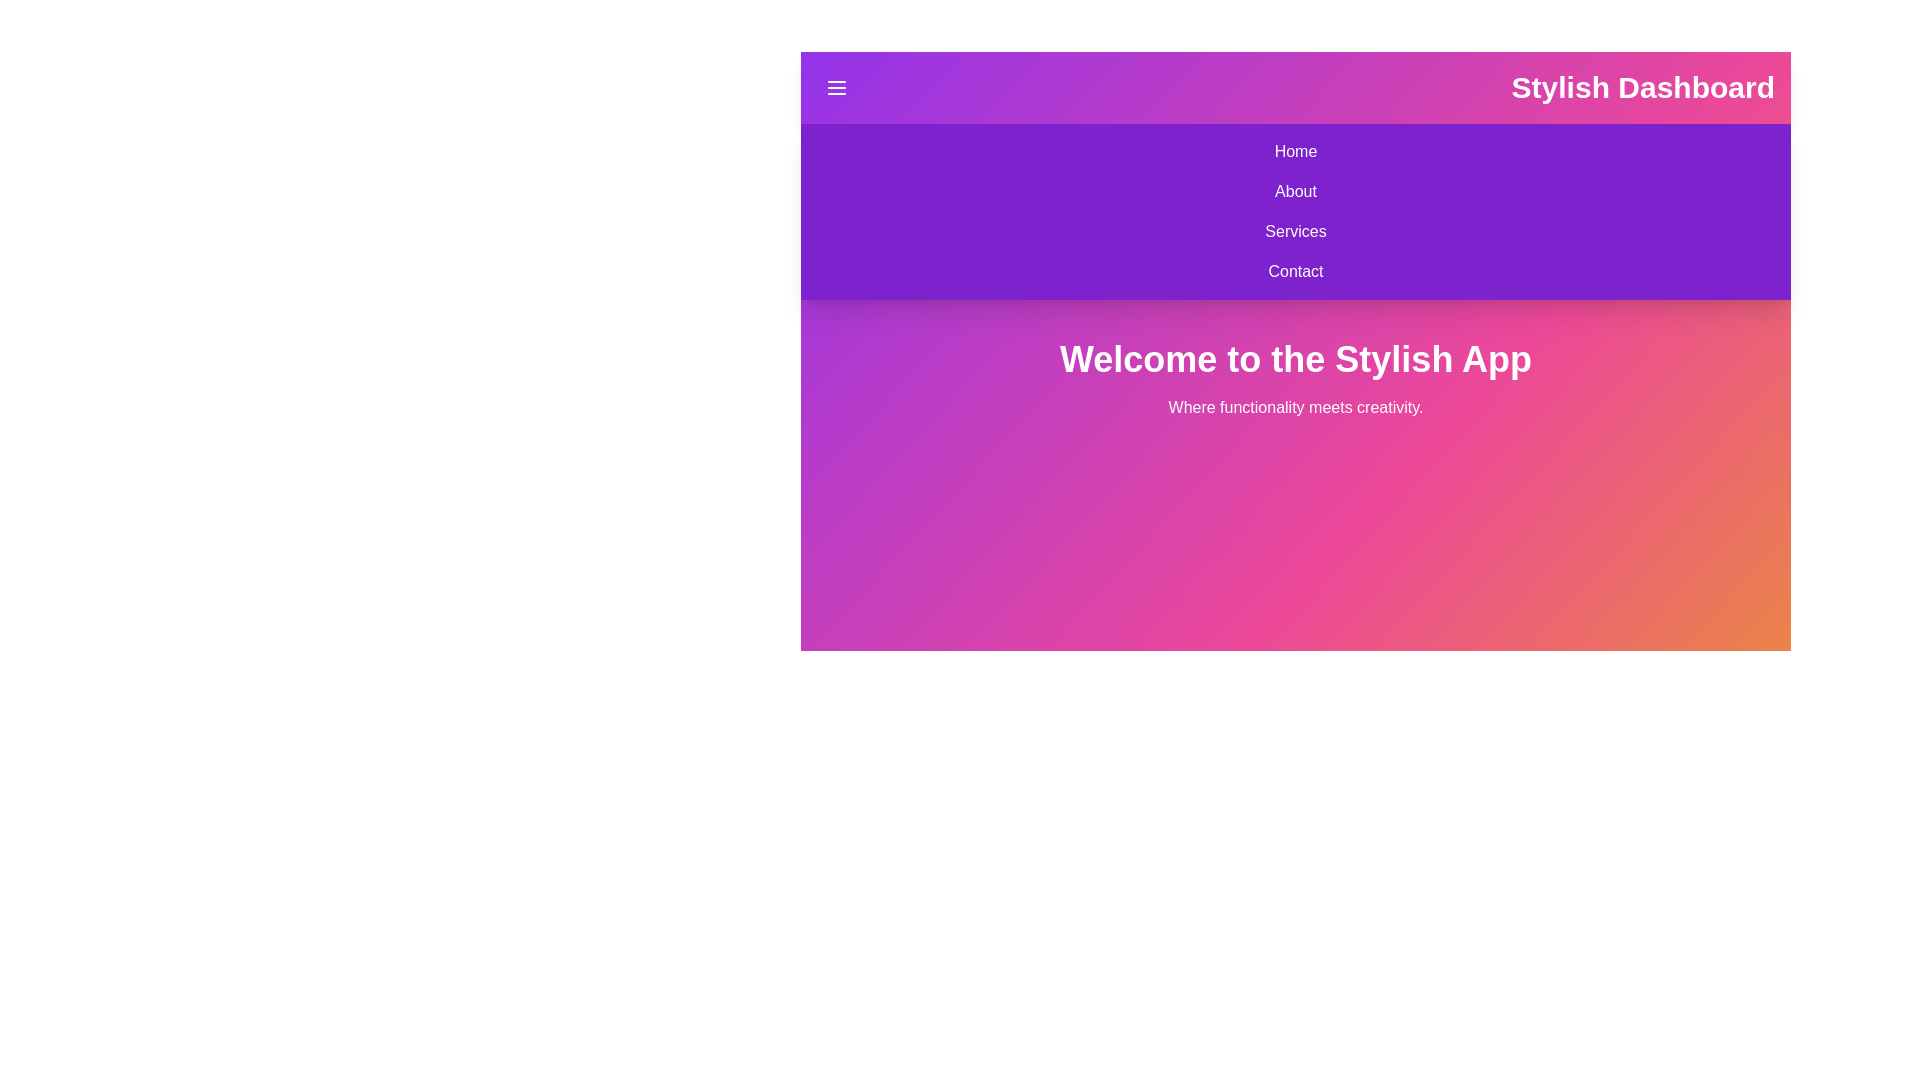 The width and height of the screenshot is (1920, 1080). Describe the element at coordinates (816, 272) in the screenshot. I see `the Contact from the navigation menu` at that location.